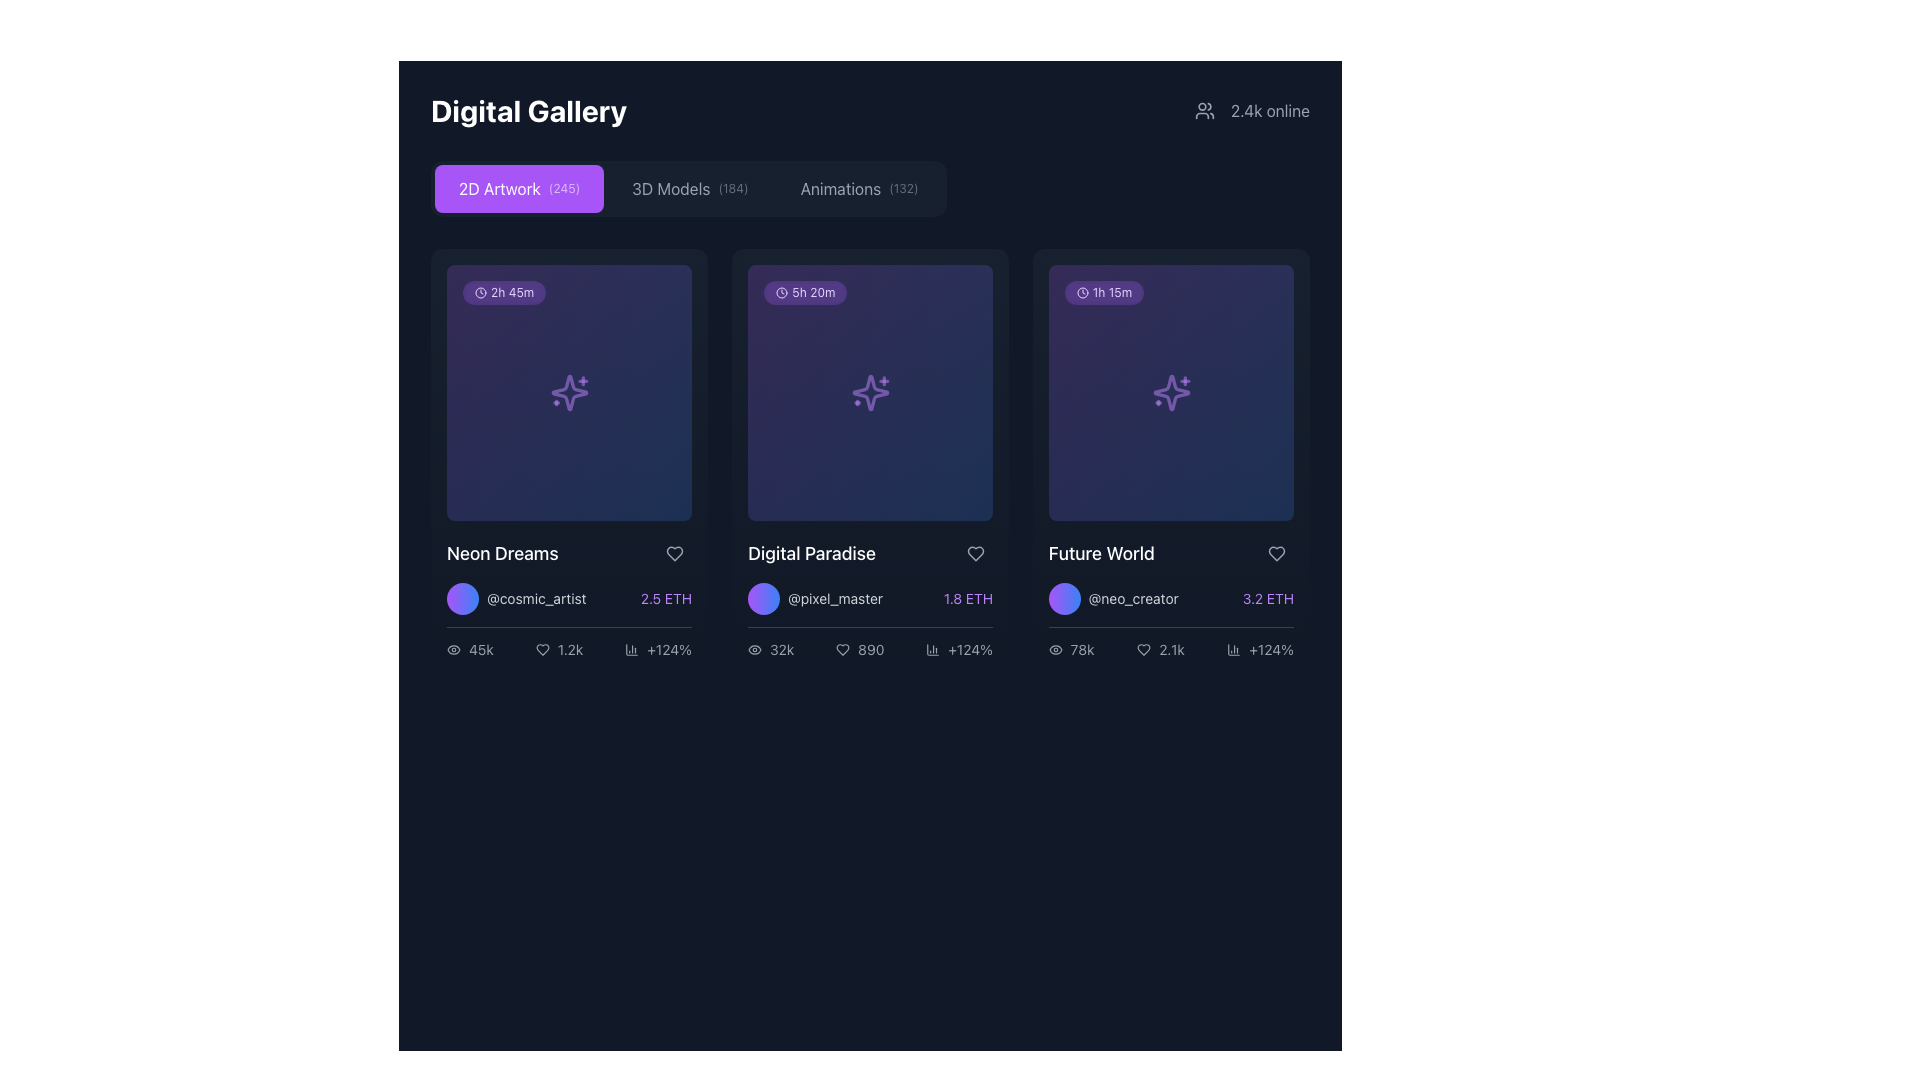  I want to click on the heart icon located in the lower-right corner of the 'Digital Paradise' card, so click(843, 650).